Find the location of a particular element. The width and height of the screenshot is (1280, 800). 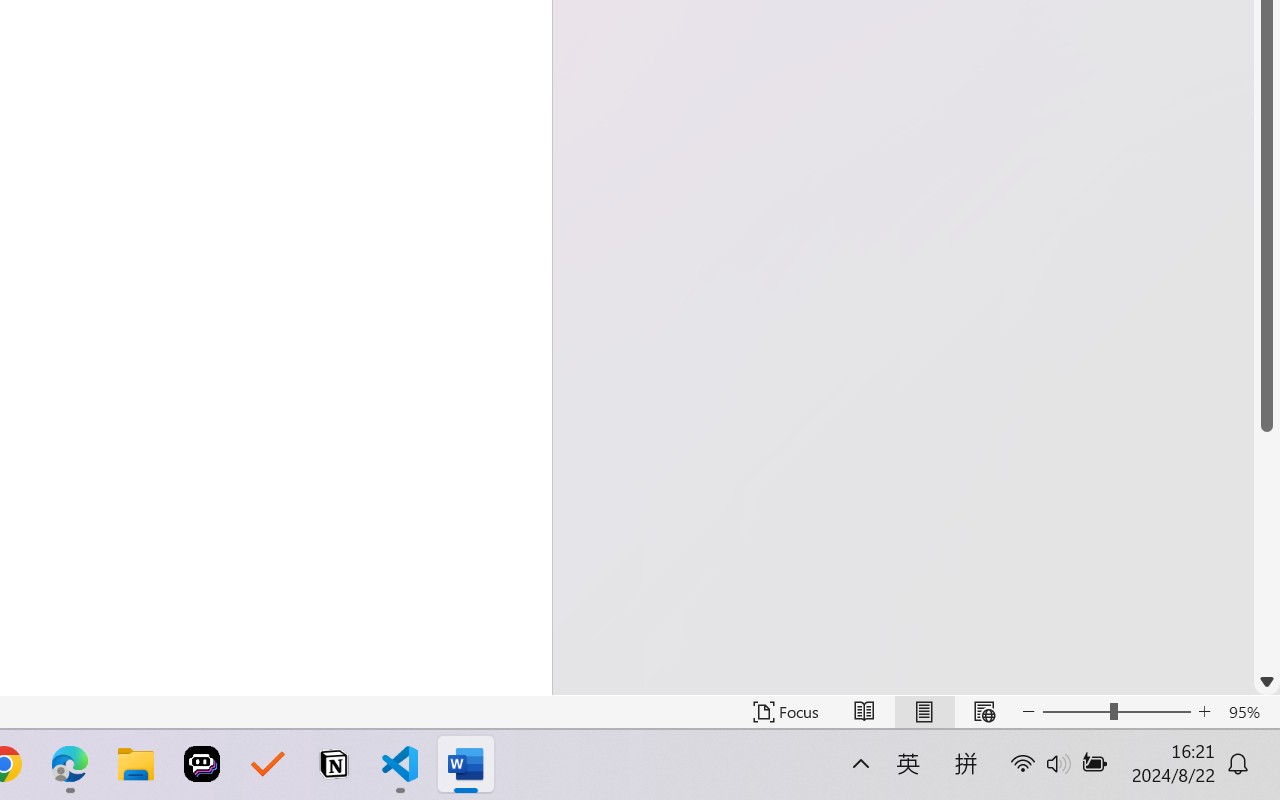

'Zoom 95%' is located at coordinates (1248, 711).